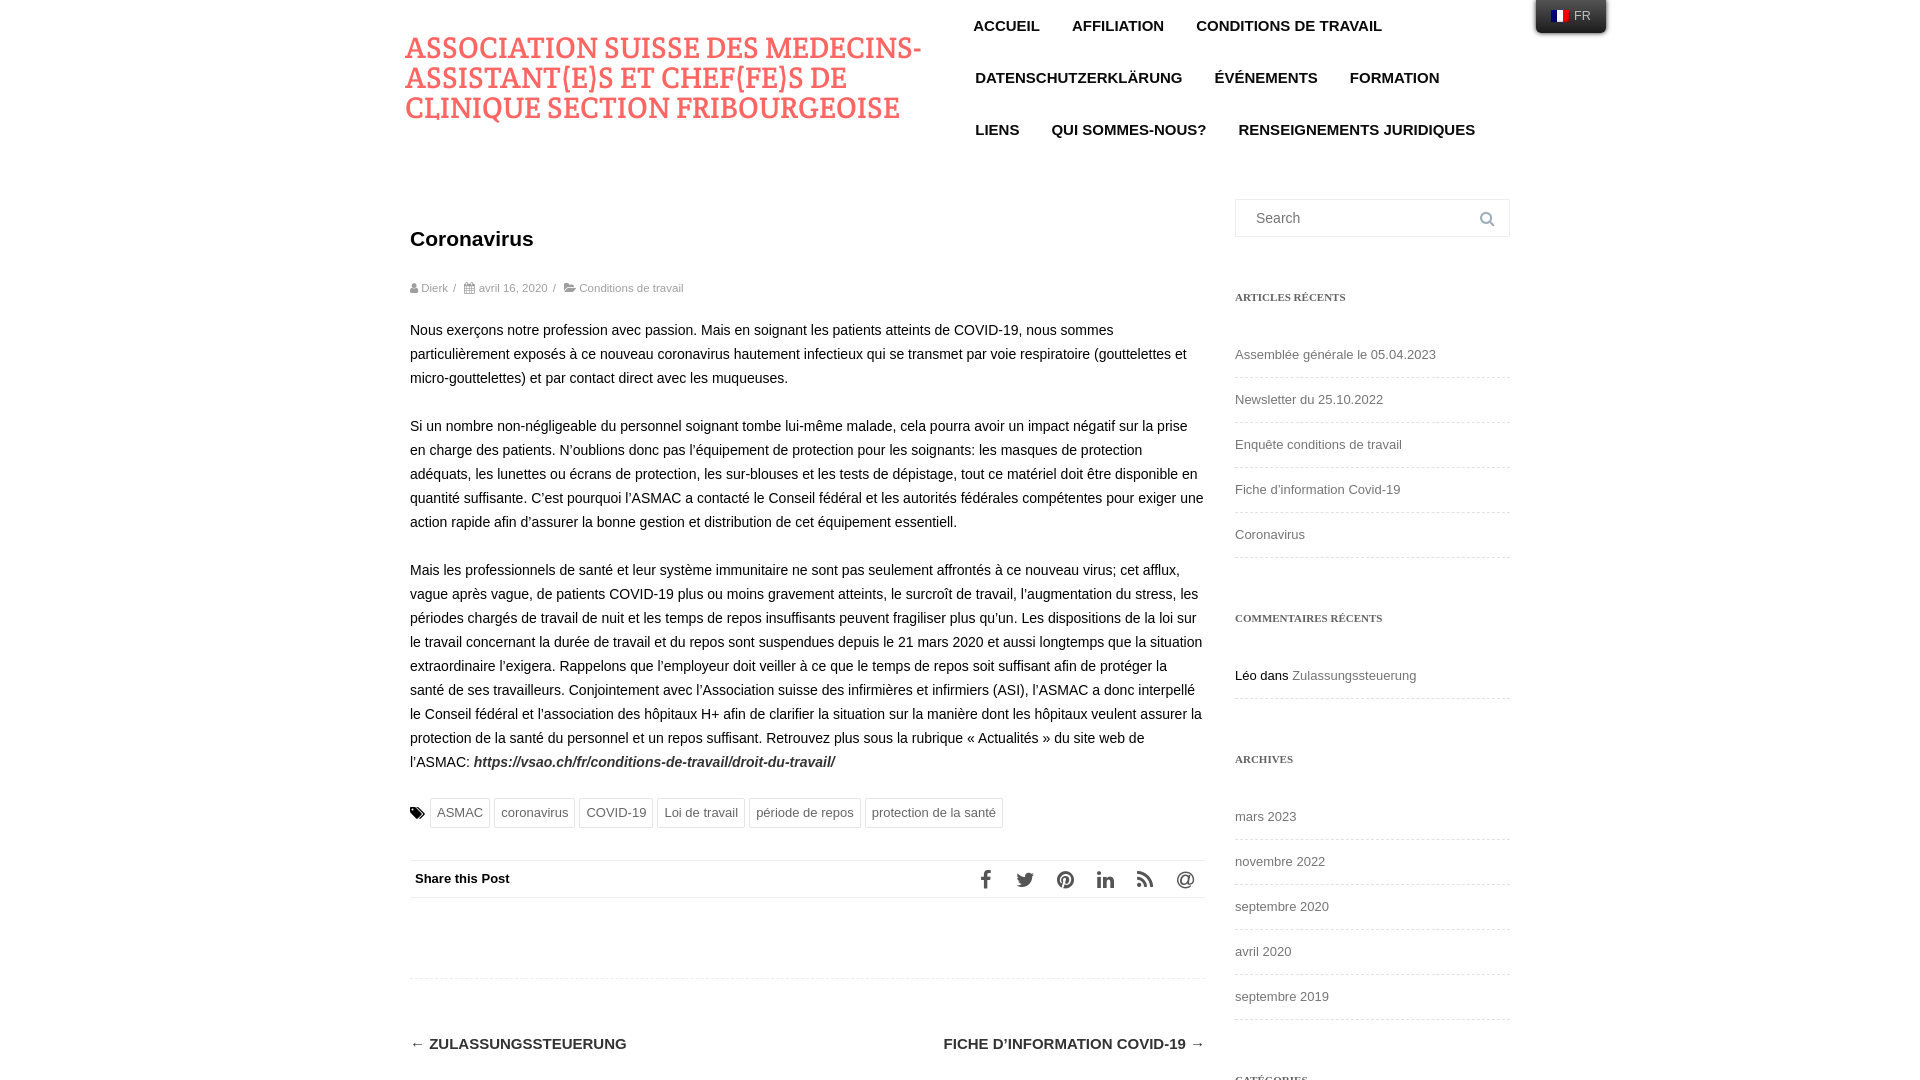  Describe the element at coordinates (1185, 878) in the screenshot. I see `'Email'` at that location.